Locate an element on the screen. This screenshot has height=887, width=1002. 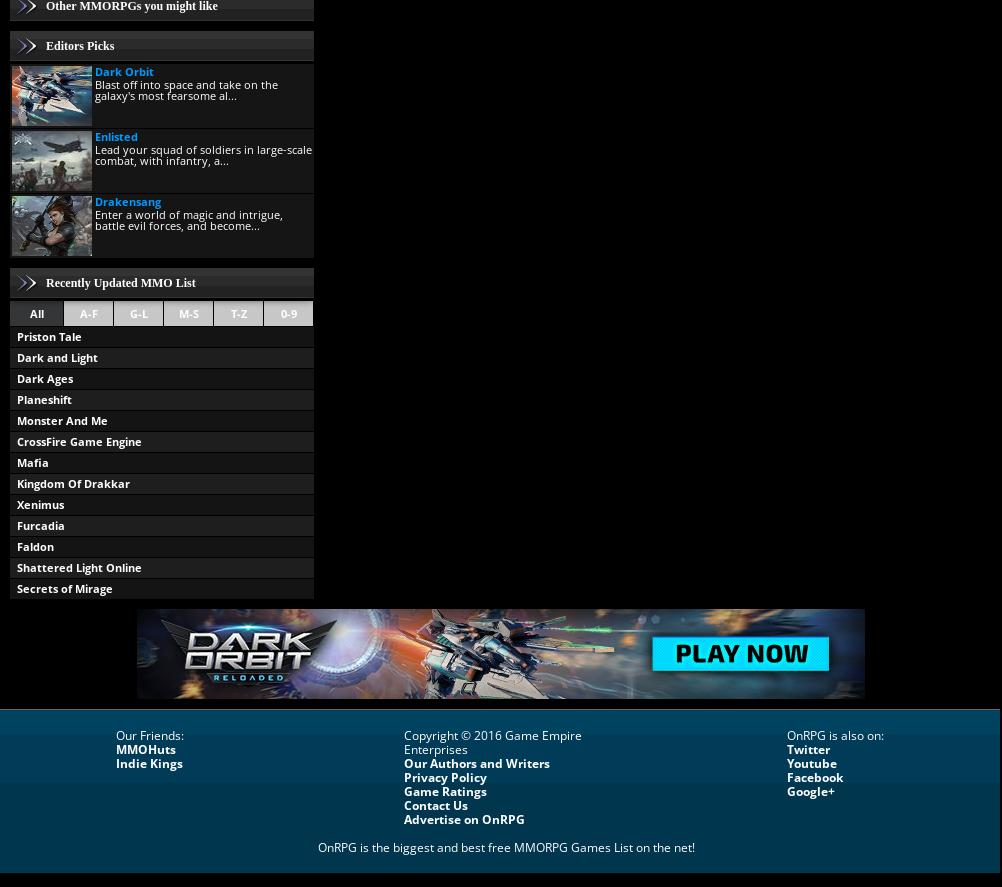
'Recently Updated MMO List' is located at coordinates (119, 280).